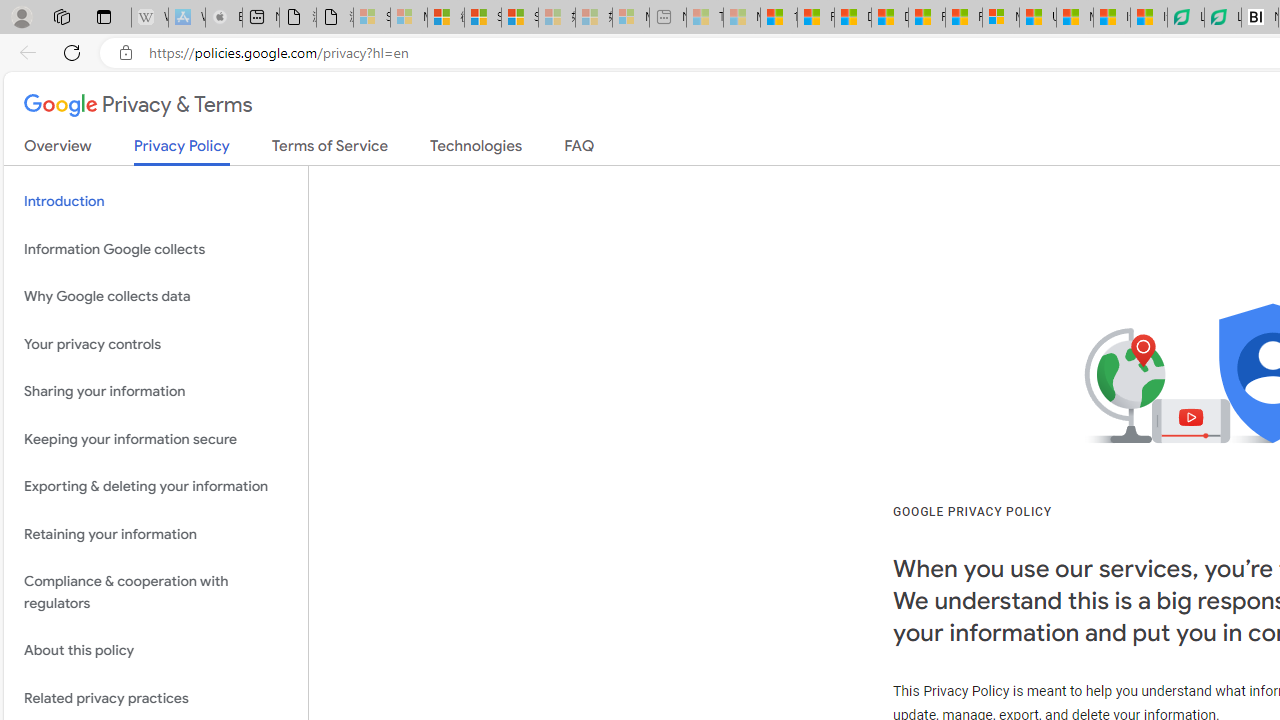 The width and height of the screenshot is (1280, 720). I want to click on 'About this policy', so click(155, 651).